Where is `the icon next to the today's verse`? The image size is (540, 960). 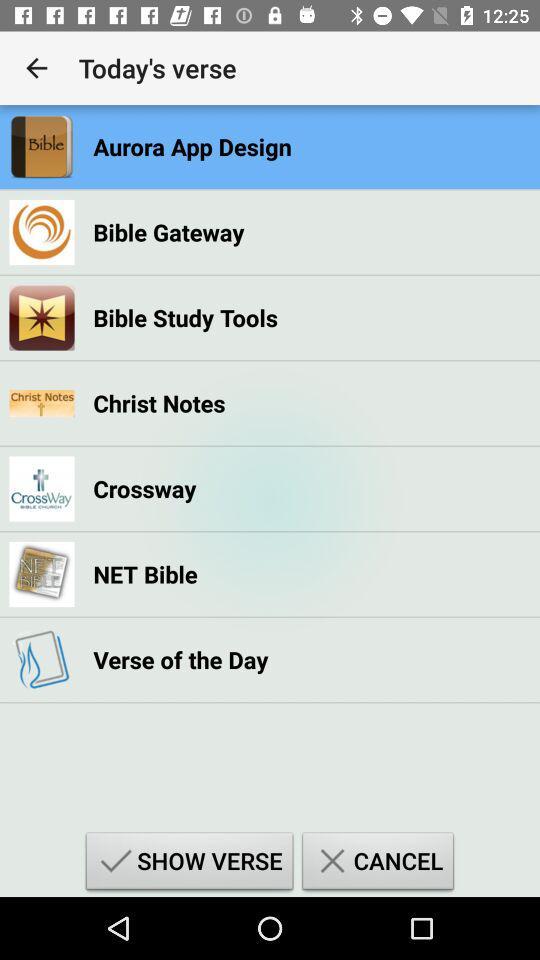
the icon next to the today's verse is located at coordinates (36, 68).